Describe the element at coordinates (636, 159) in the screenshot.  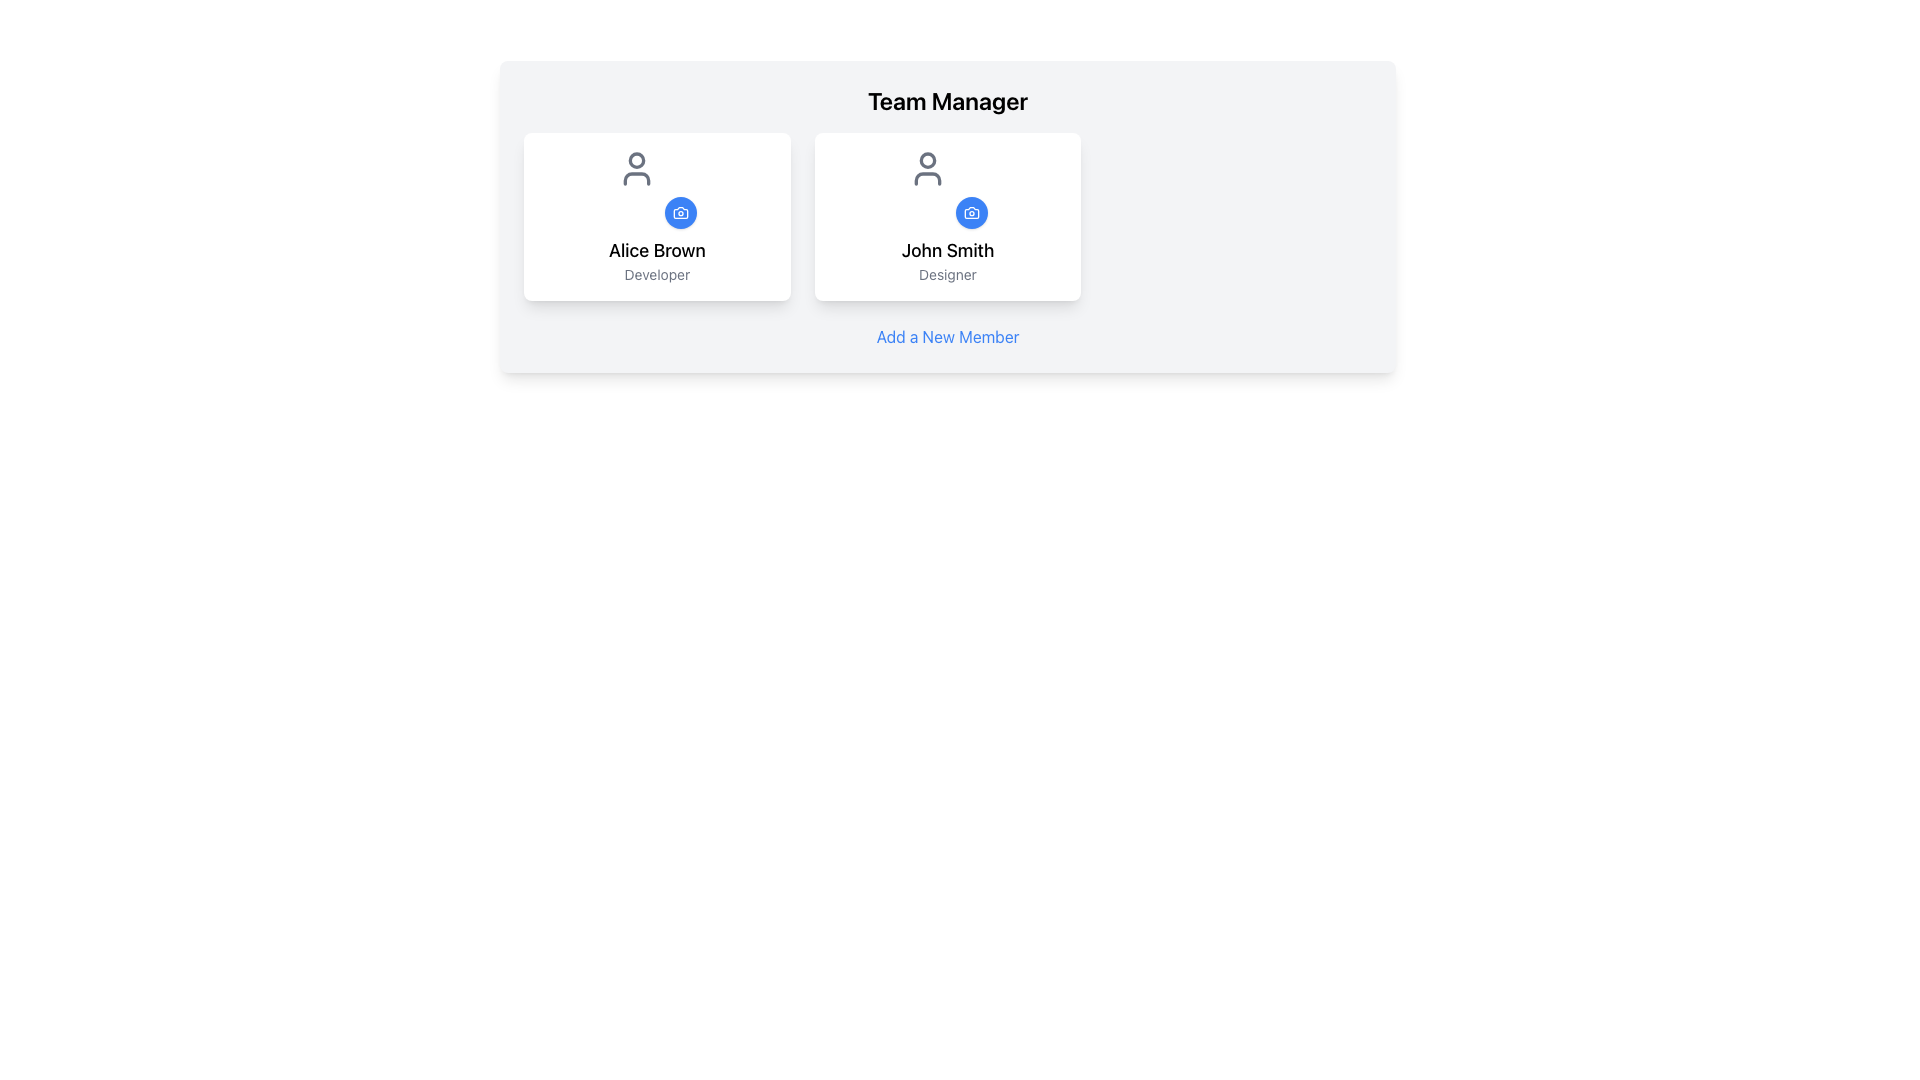
I see `the SVG shape that visually represents the head in the user icon located in the left profile card of the interface, part of the profile image area for 'Alice Brown, Developer.'` at that location.